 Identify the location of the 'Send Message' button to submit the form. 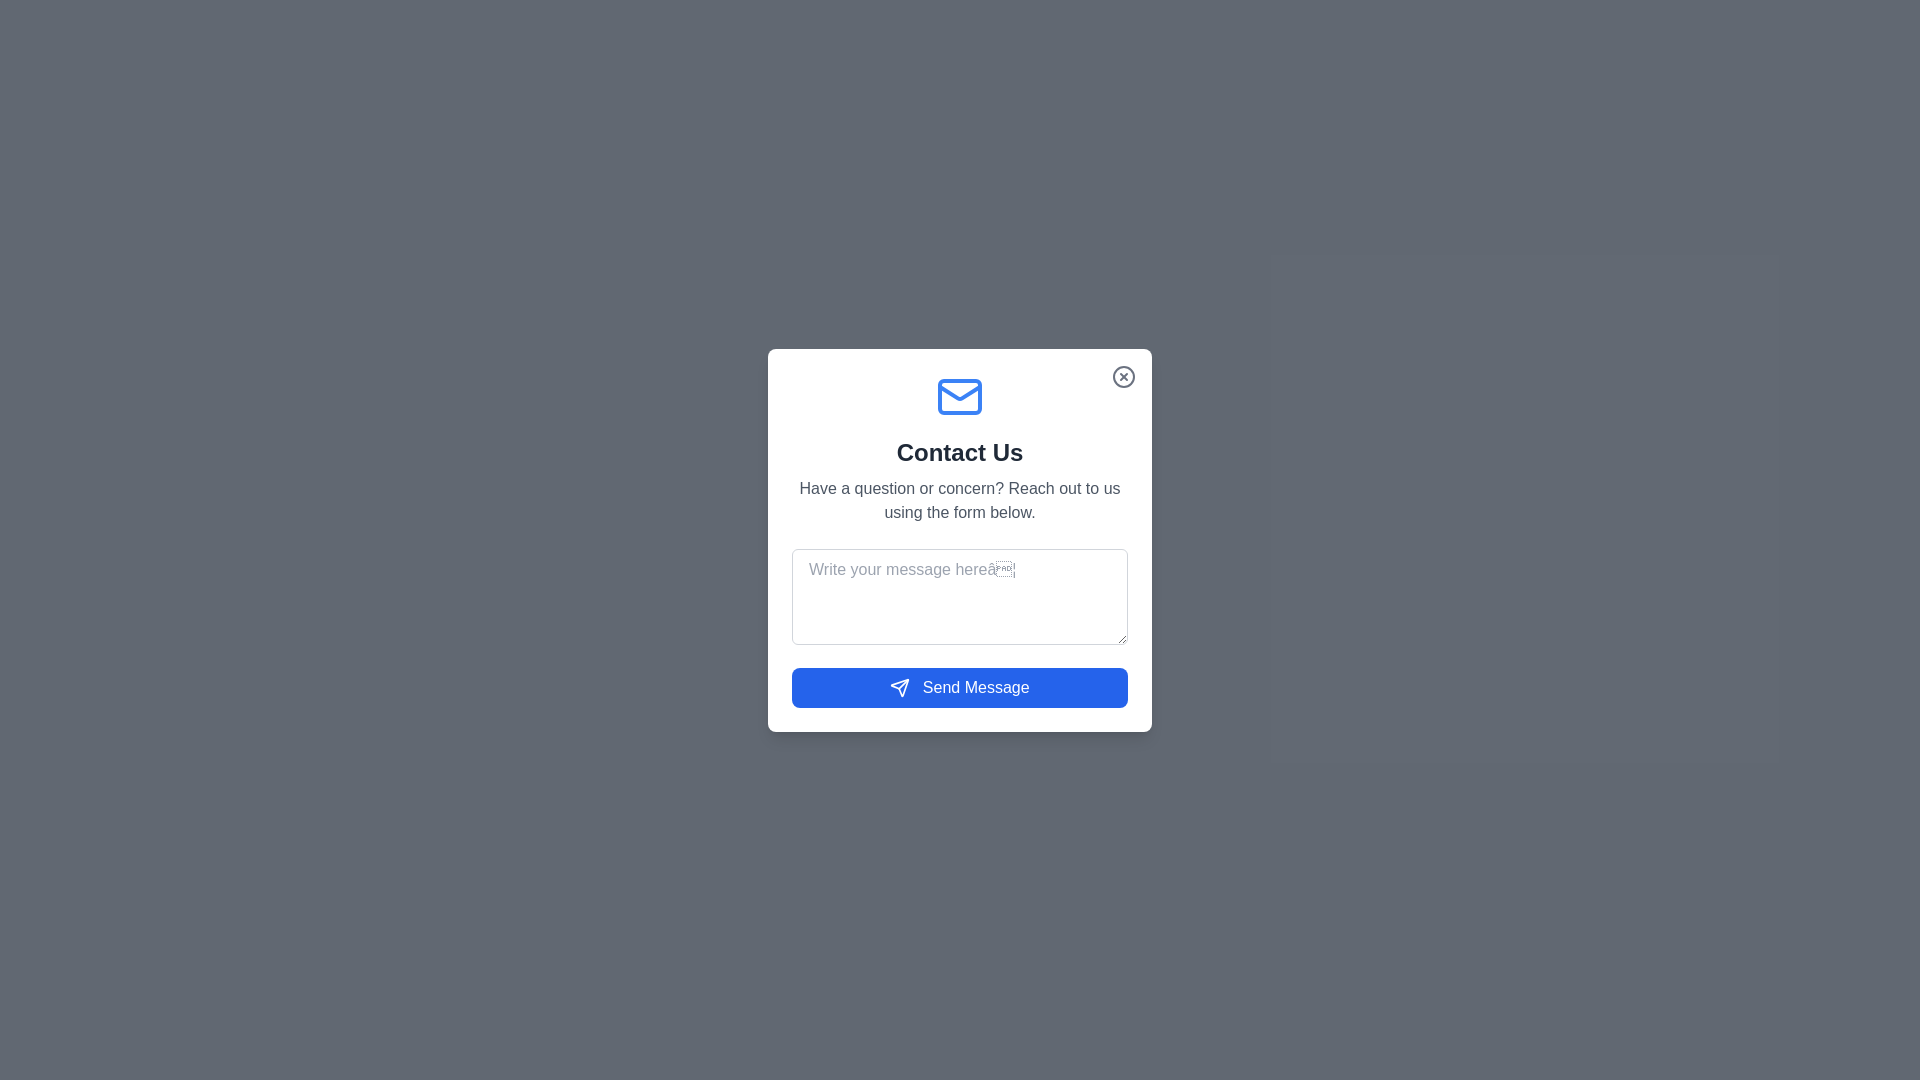
(960, 686).